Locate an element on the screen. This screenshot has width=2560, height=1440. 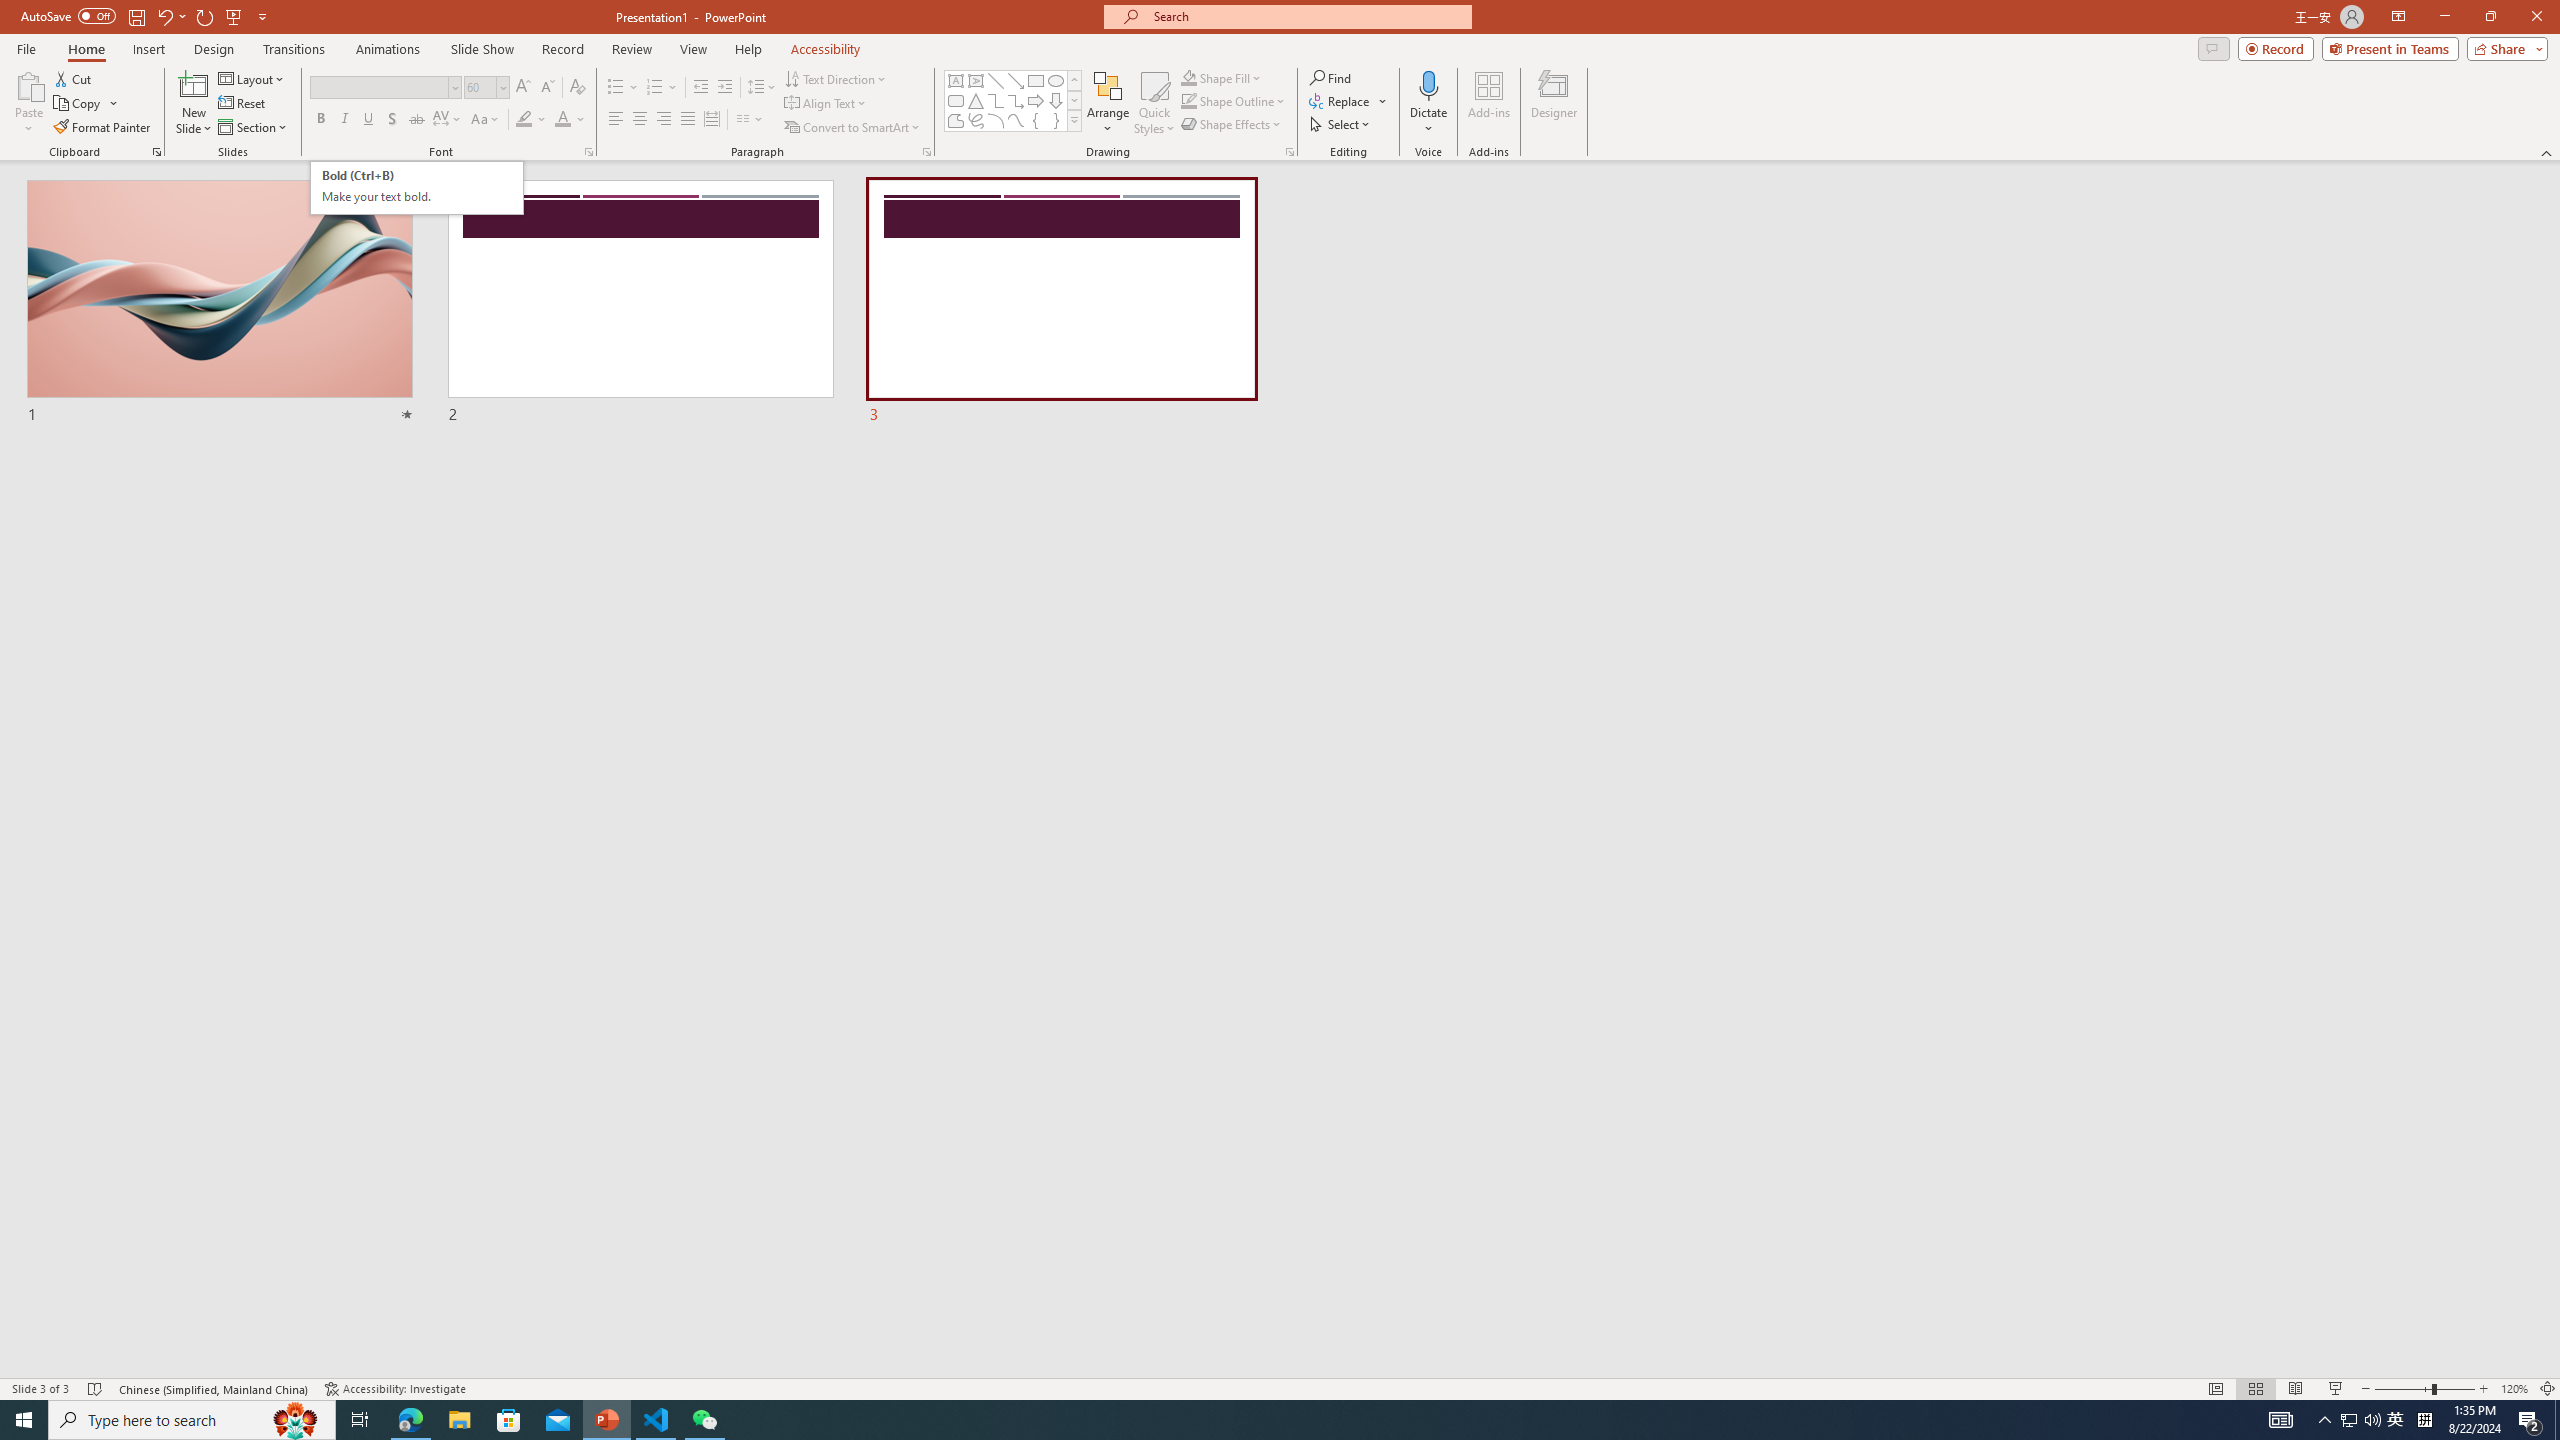
'Font' is located at coordinates (378, 87).